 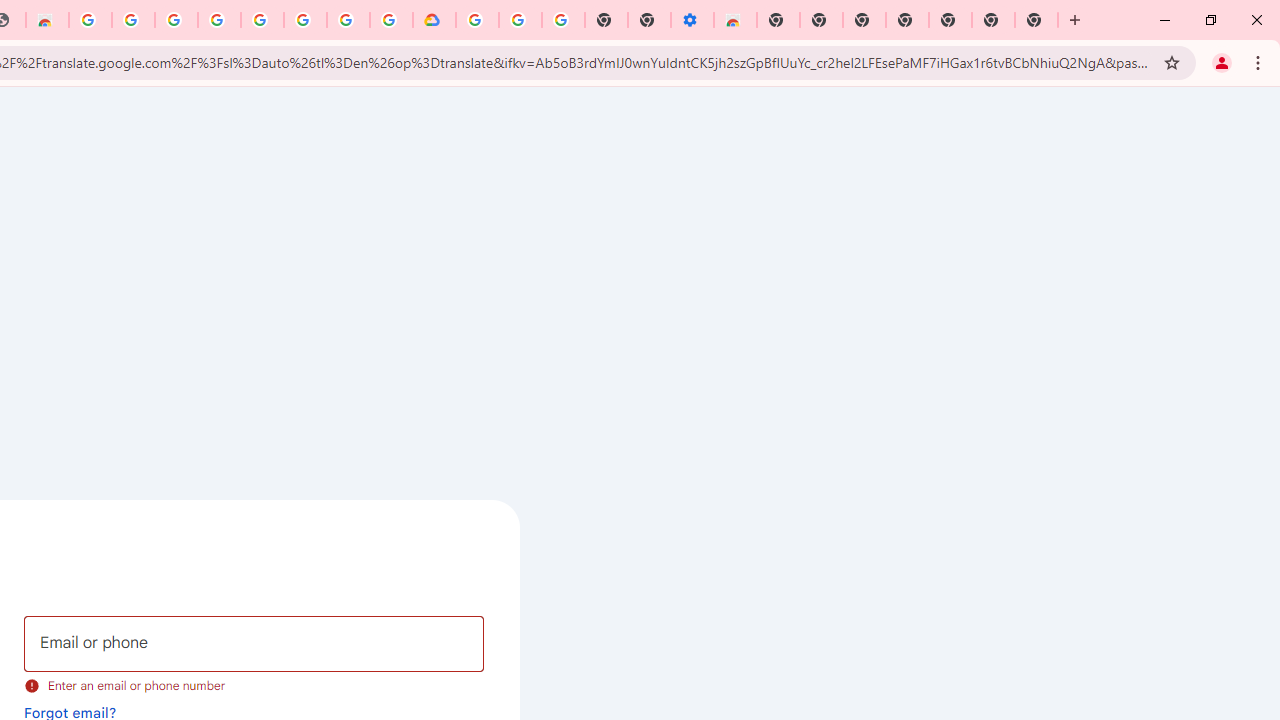 What do you see at coordinates (47, 20) in the screenshot?
I see `'Chrome Web Store - Household'` at bounding box center [47, 20].